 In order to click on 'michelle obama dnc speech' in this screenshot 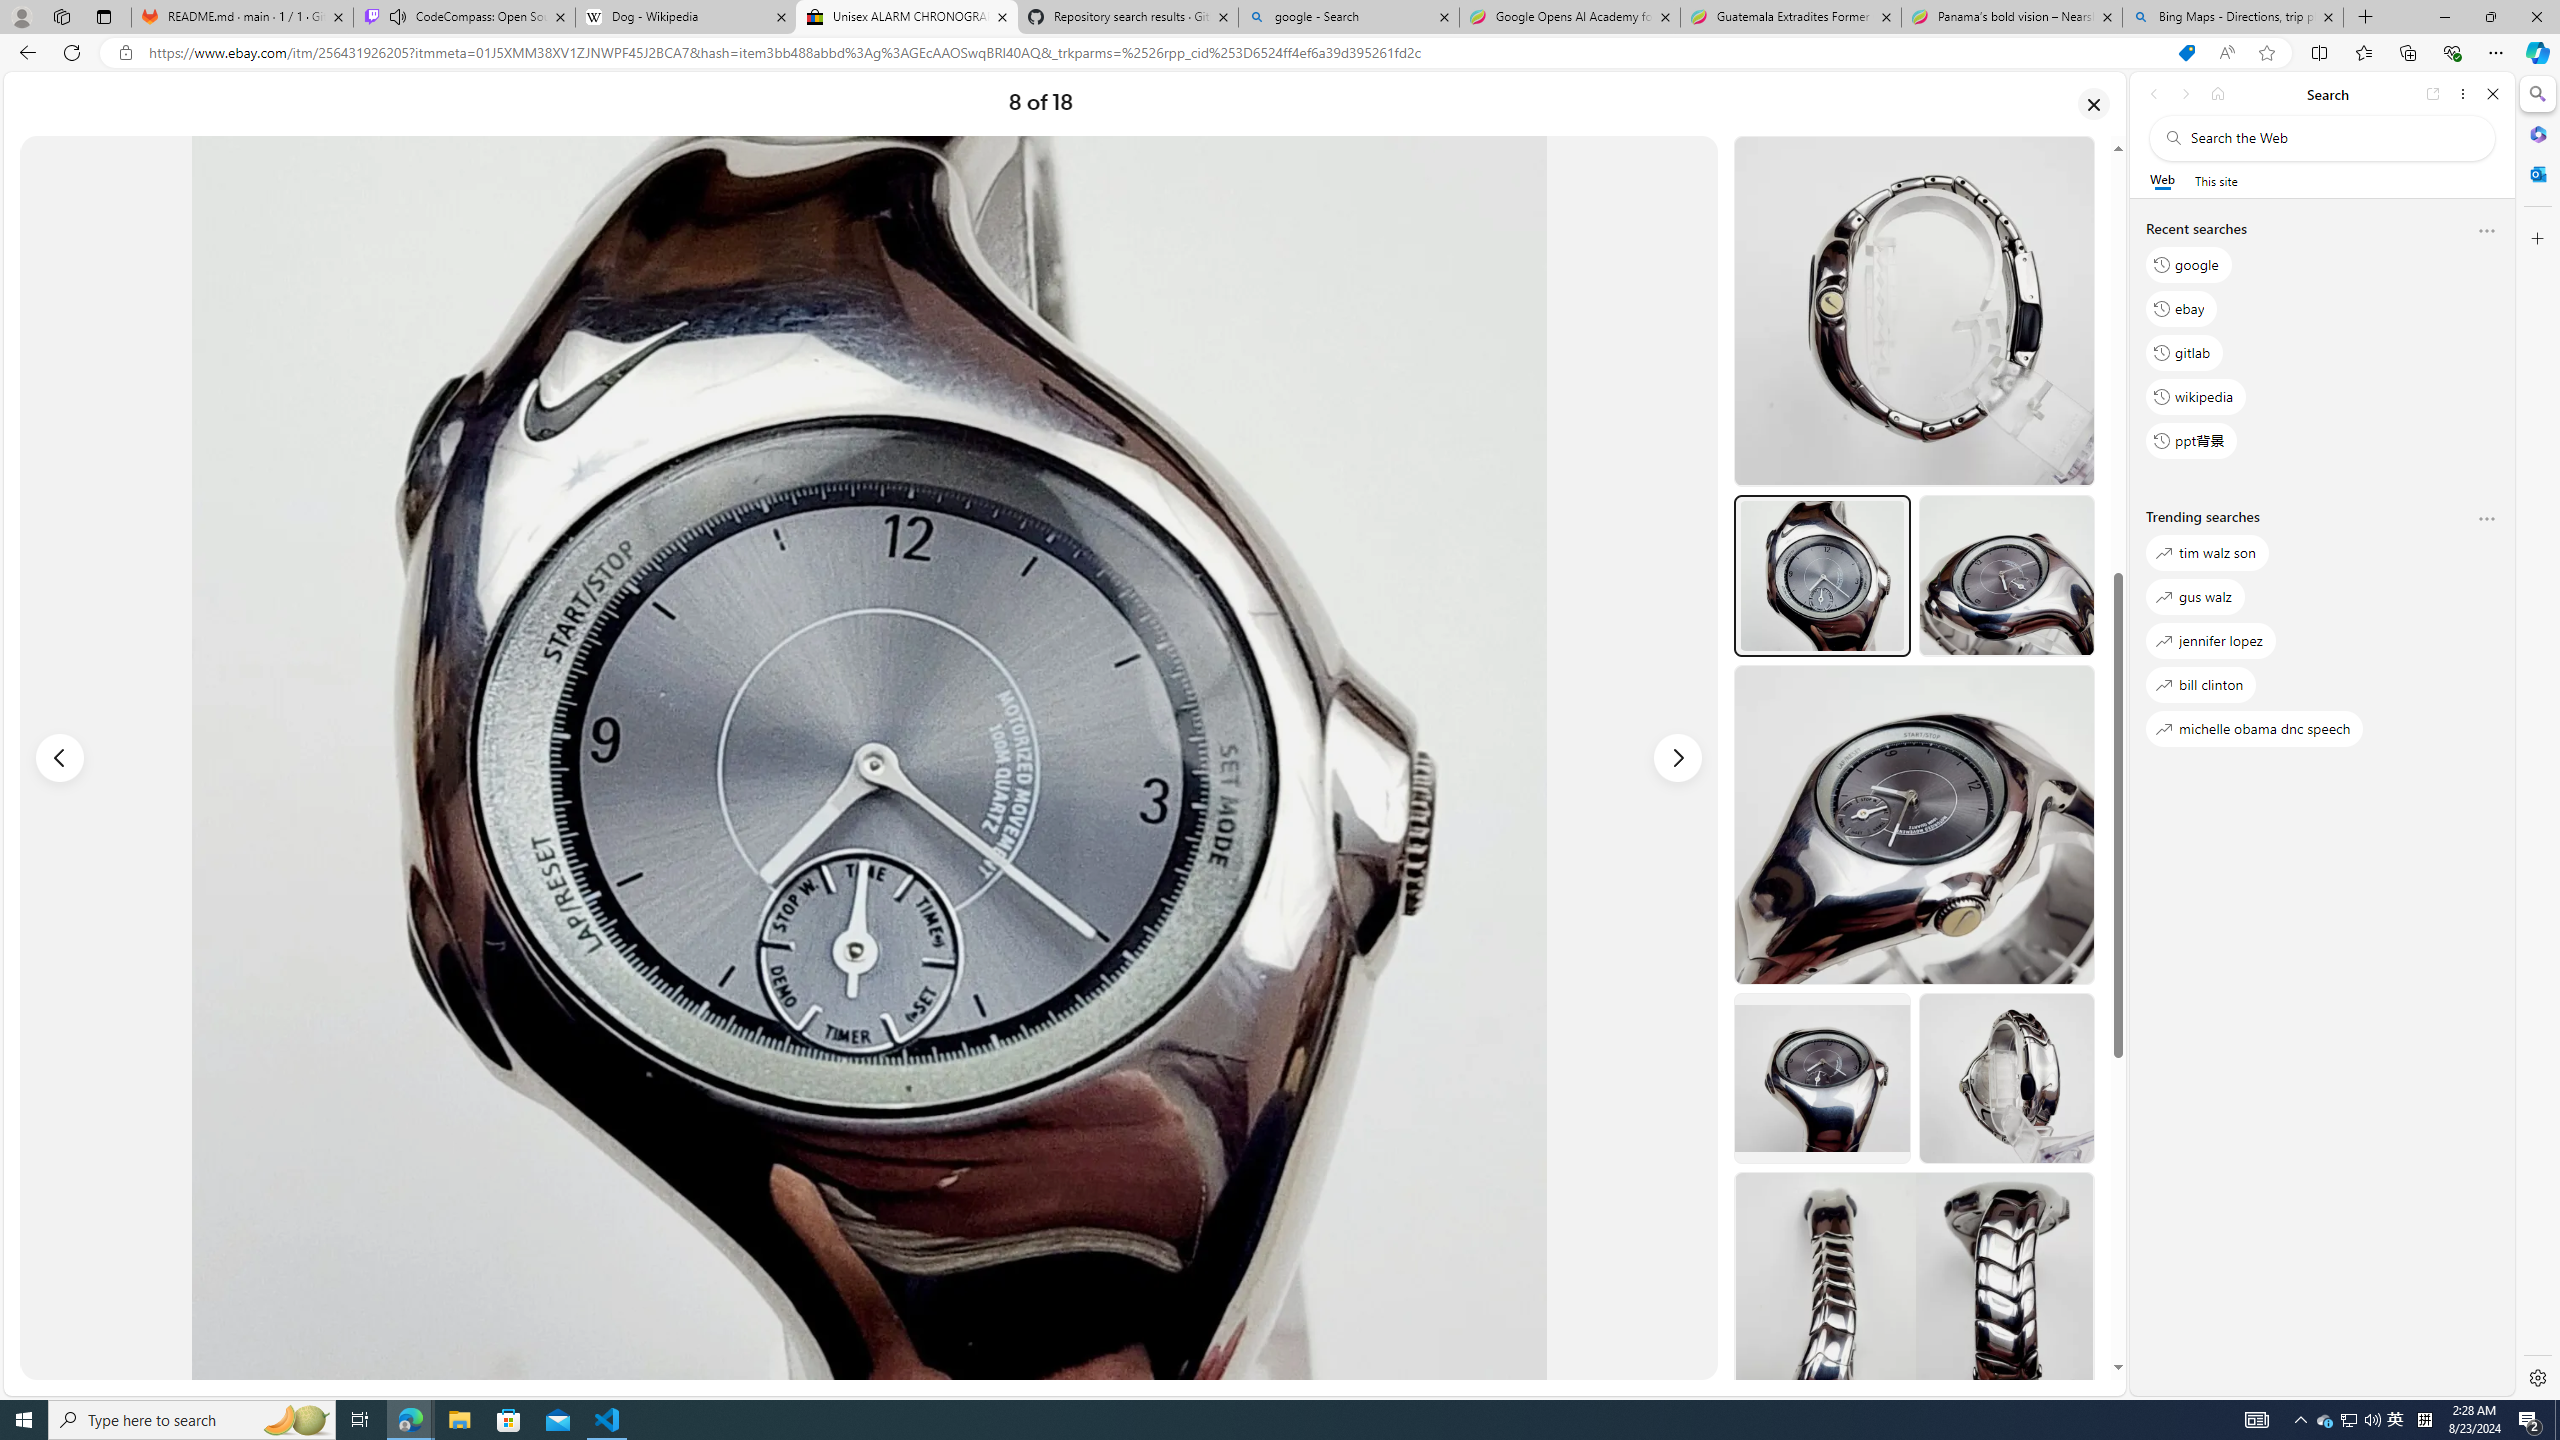, I will do `click(2254, 728)`.